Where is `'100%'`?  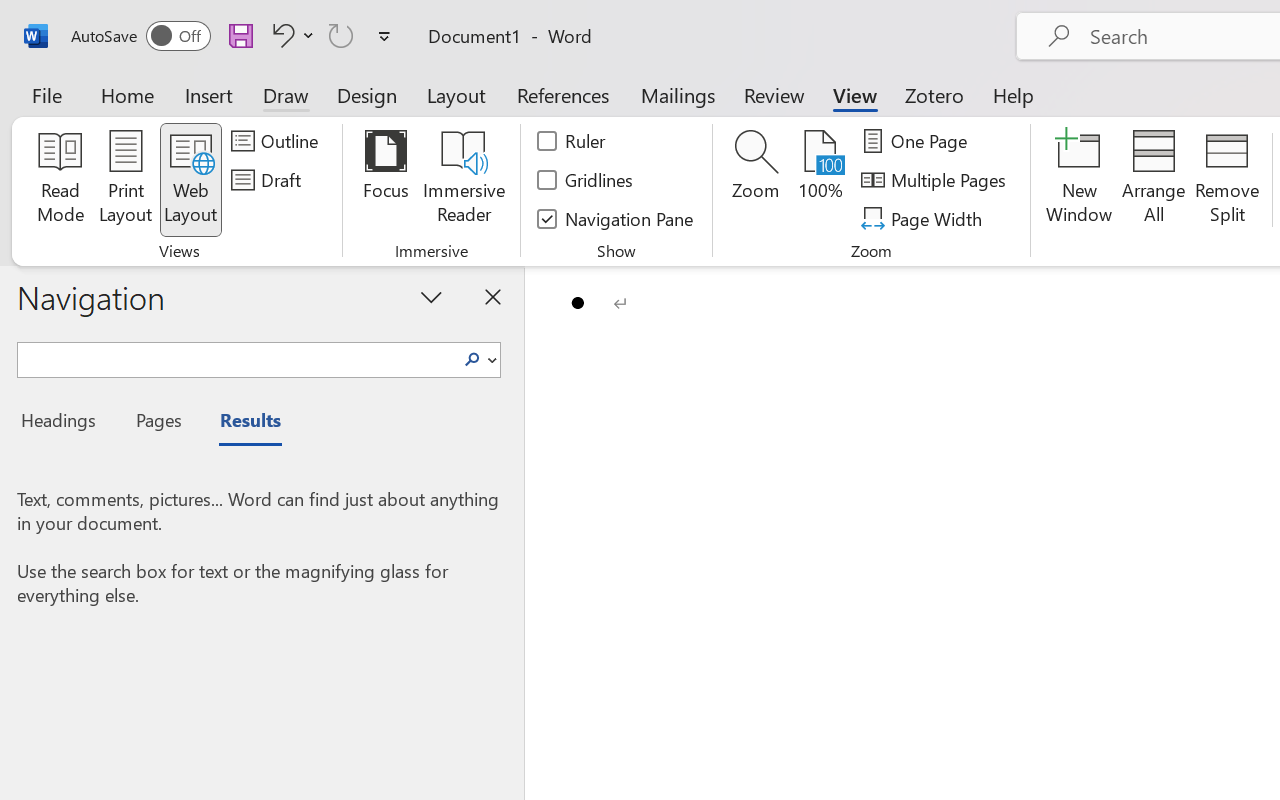 '100%' is located at coordinates (821, 179).